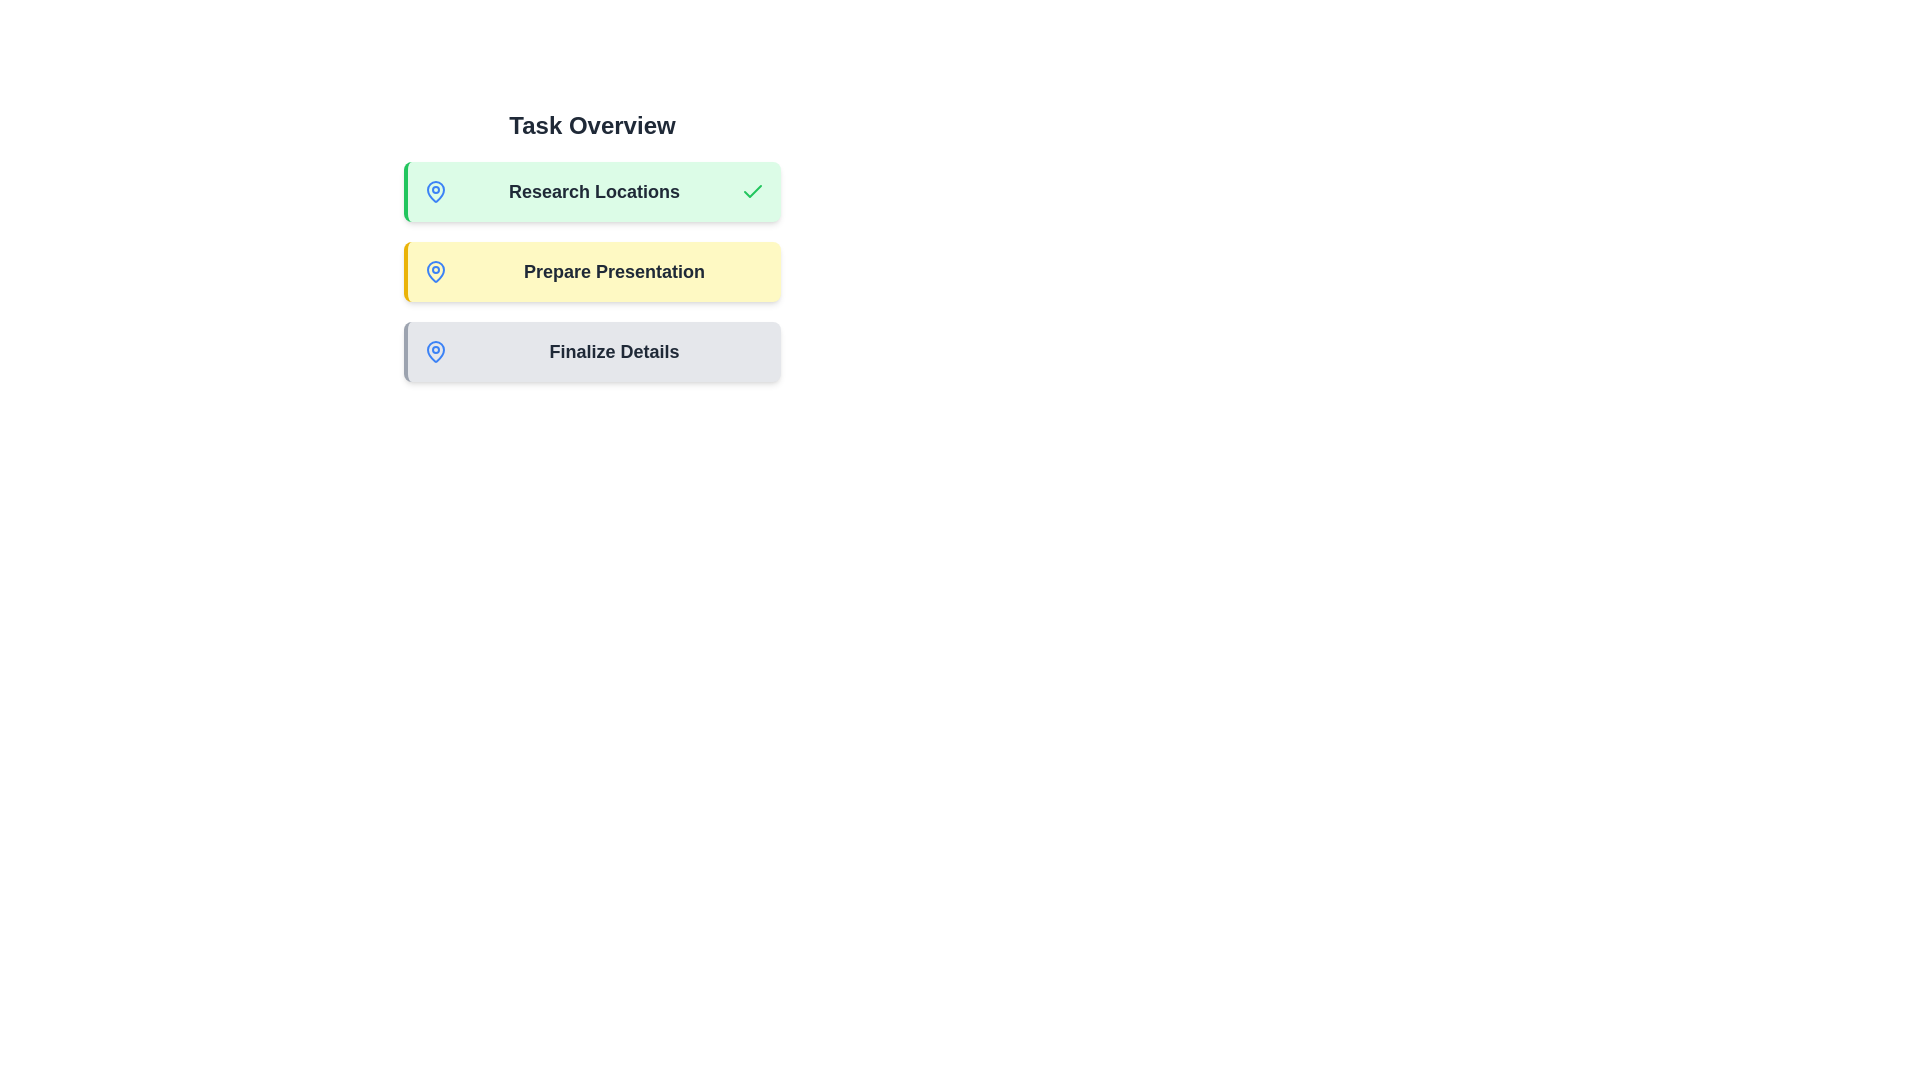 Image resolution: width=1920 pixels, height=1080 pixels. What do you see at coordinates (435, 350) in the screenshot?
I see `the status indicator icon on the task chip for Finalize Details` at bounding box center [435, 350].